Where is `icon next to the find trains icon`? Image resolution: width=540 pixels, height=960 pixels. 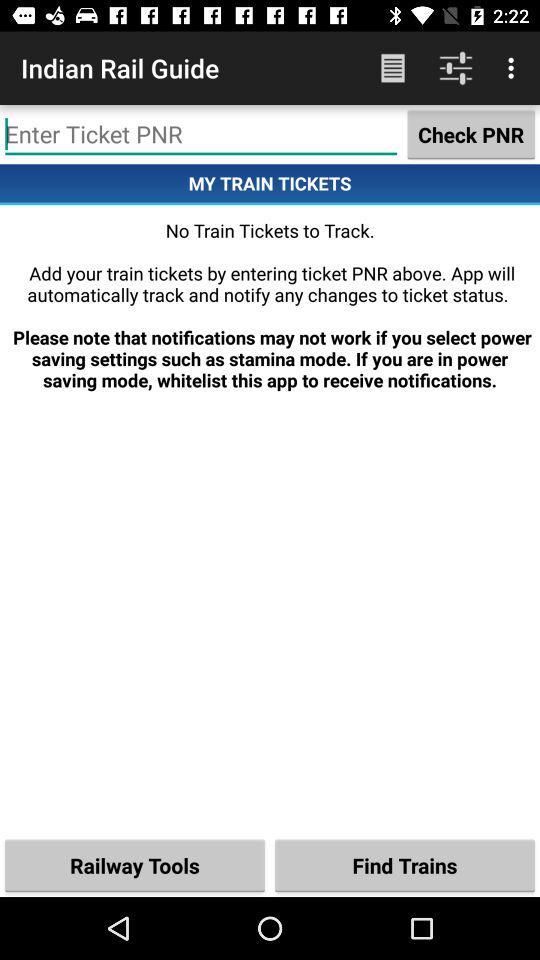
icon next to the find trains icon is located at coordinates (135, 864).